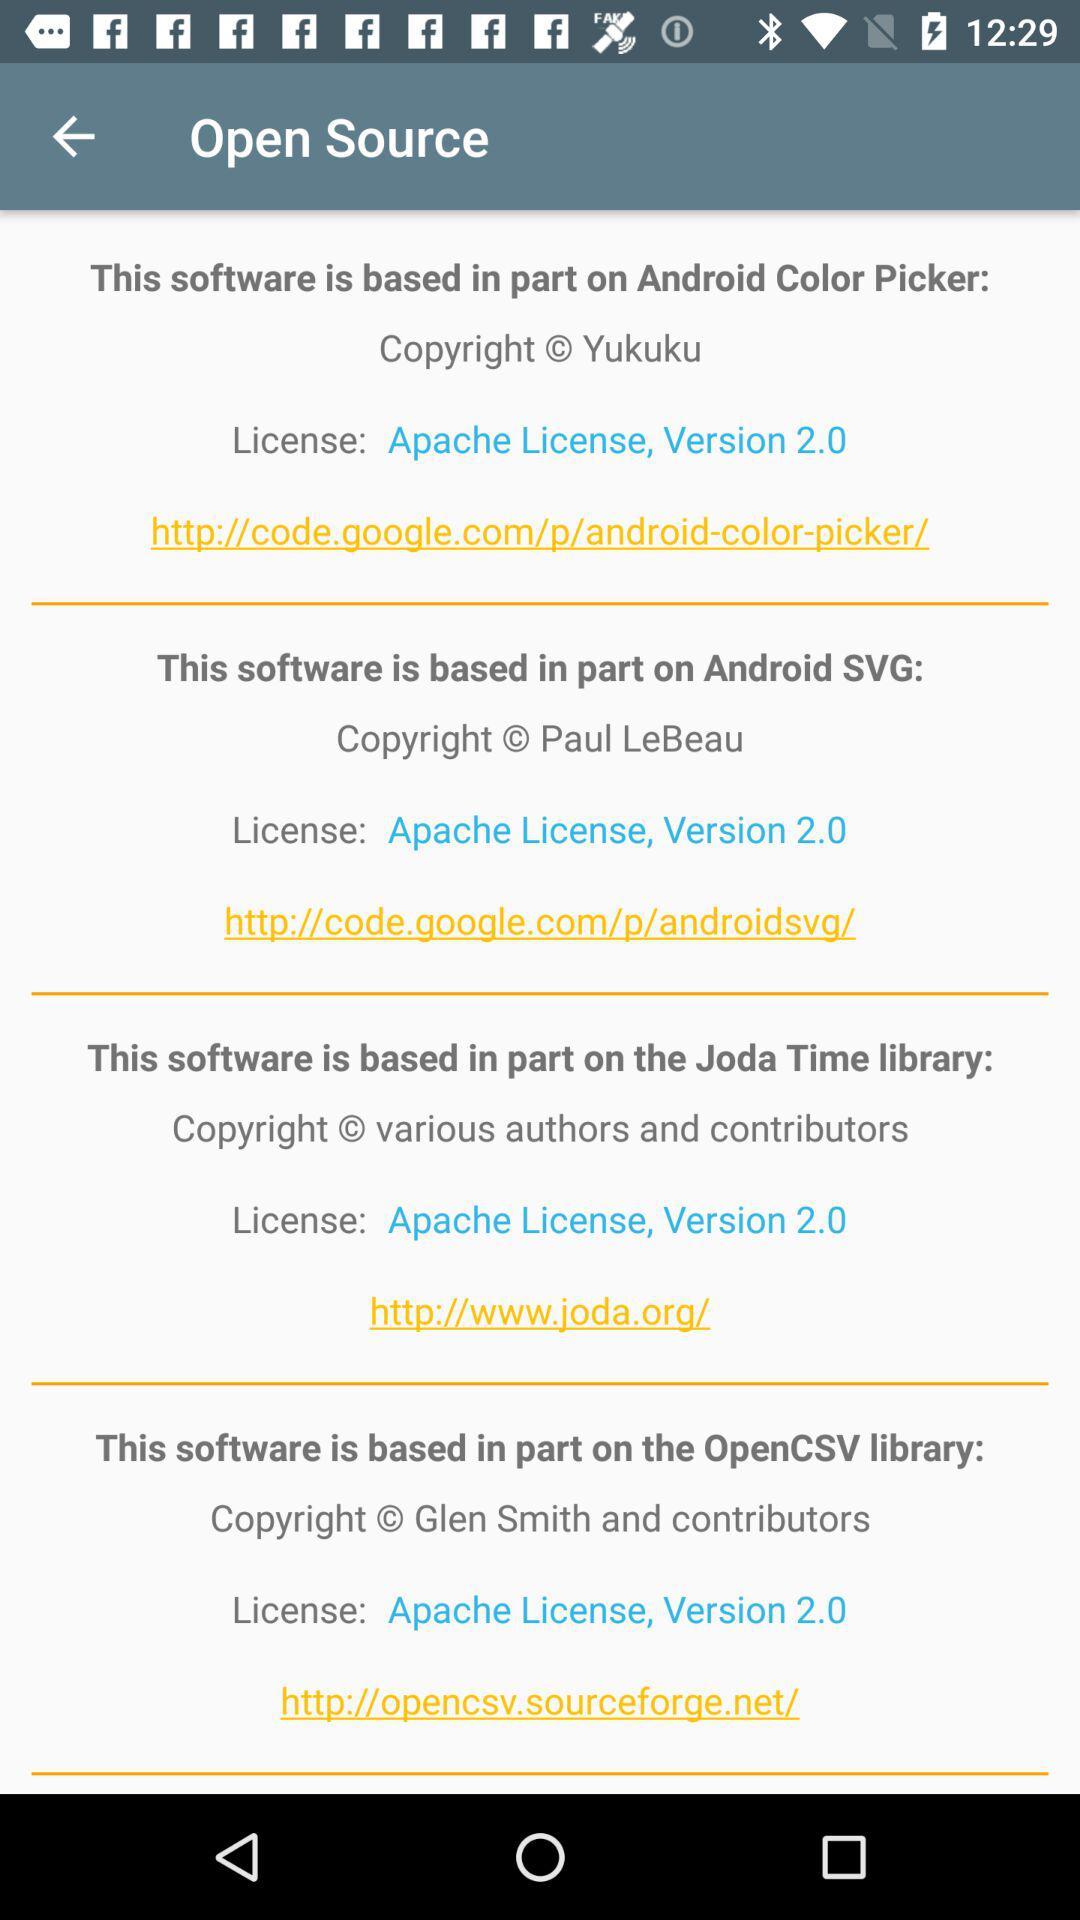 The image size is (1080, 1920). What do you see at coordinates (72, 135) in the screenshot?
I see `the icon above this software is icon` at bounding box center [72, 135].